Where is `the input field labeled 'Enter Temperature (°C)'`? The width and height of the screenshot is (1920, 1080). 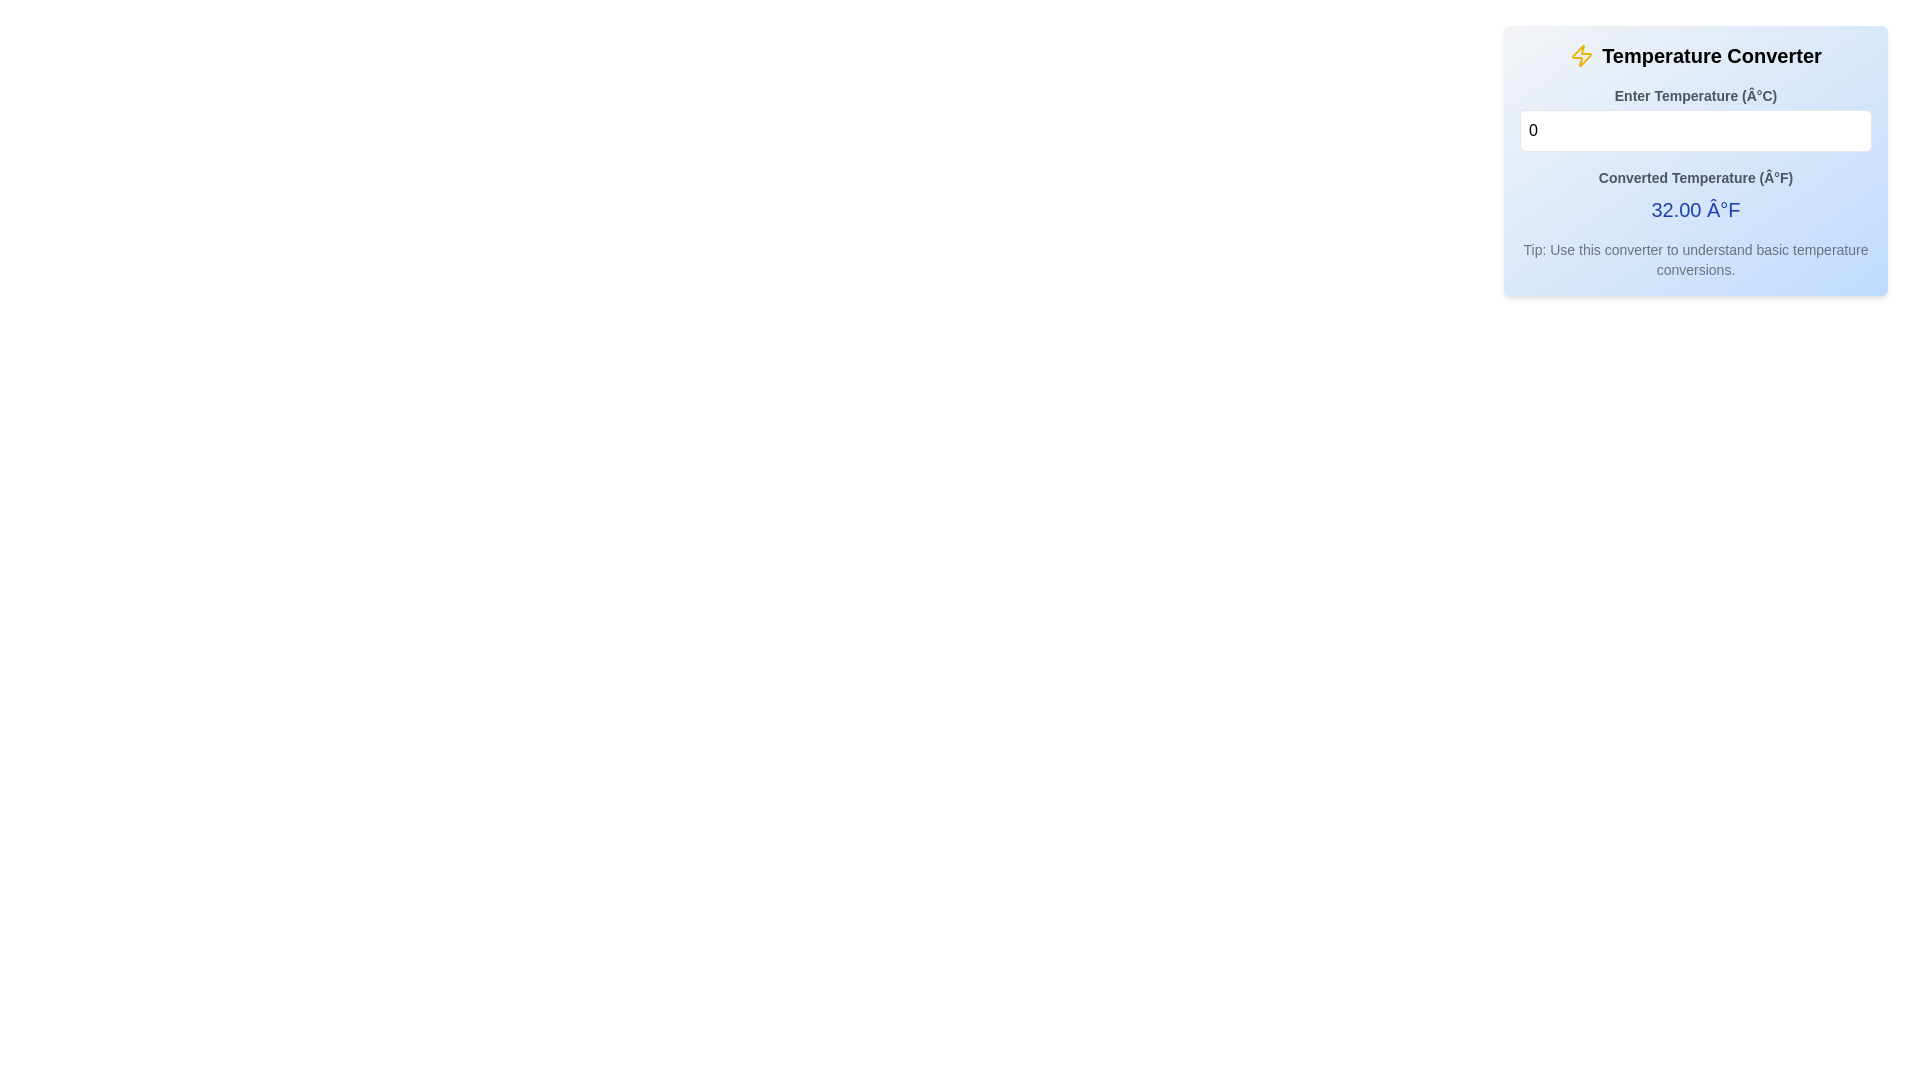
the input field labeled 'Enter Temperature (°C)' is located at coordinates (1694, 119).